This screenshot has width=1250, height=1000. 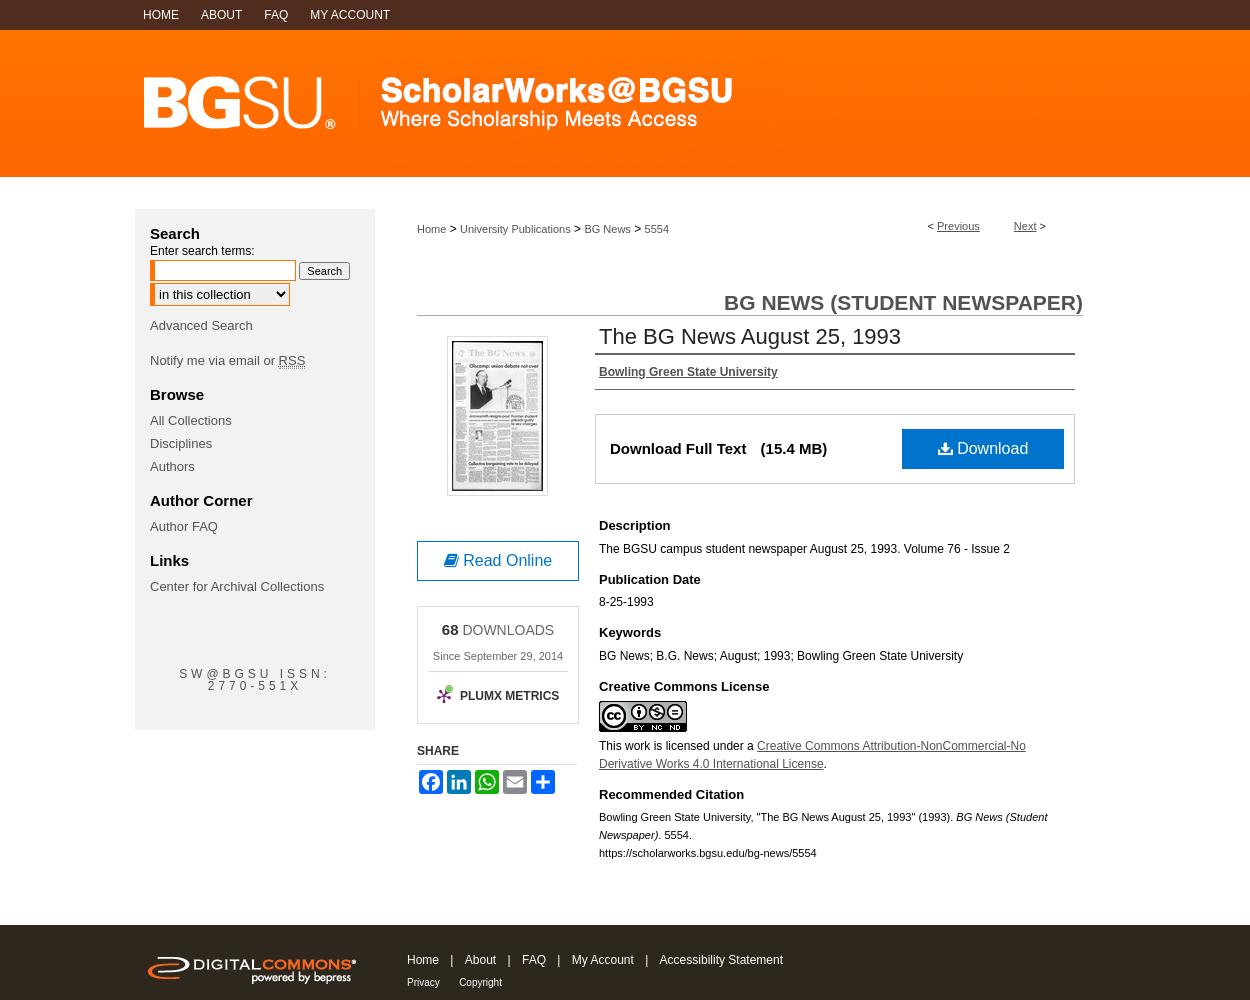 What do you see at coordinates (440, 629) in the screenshot?
I see `'68'` at bounding box center [440, 629].